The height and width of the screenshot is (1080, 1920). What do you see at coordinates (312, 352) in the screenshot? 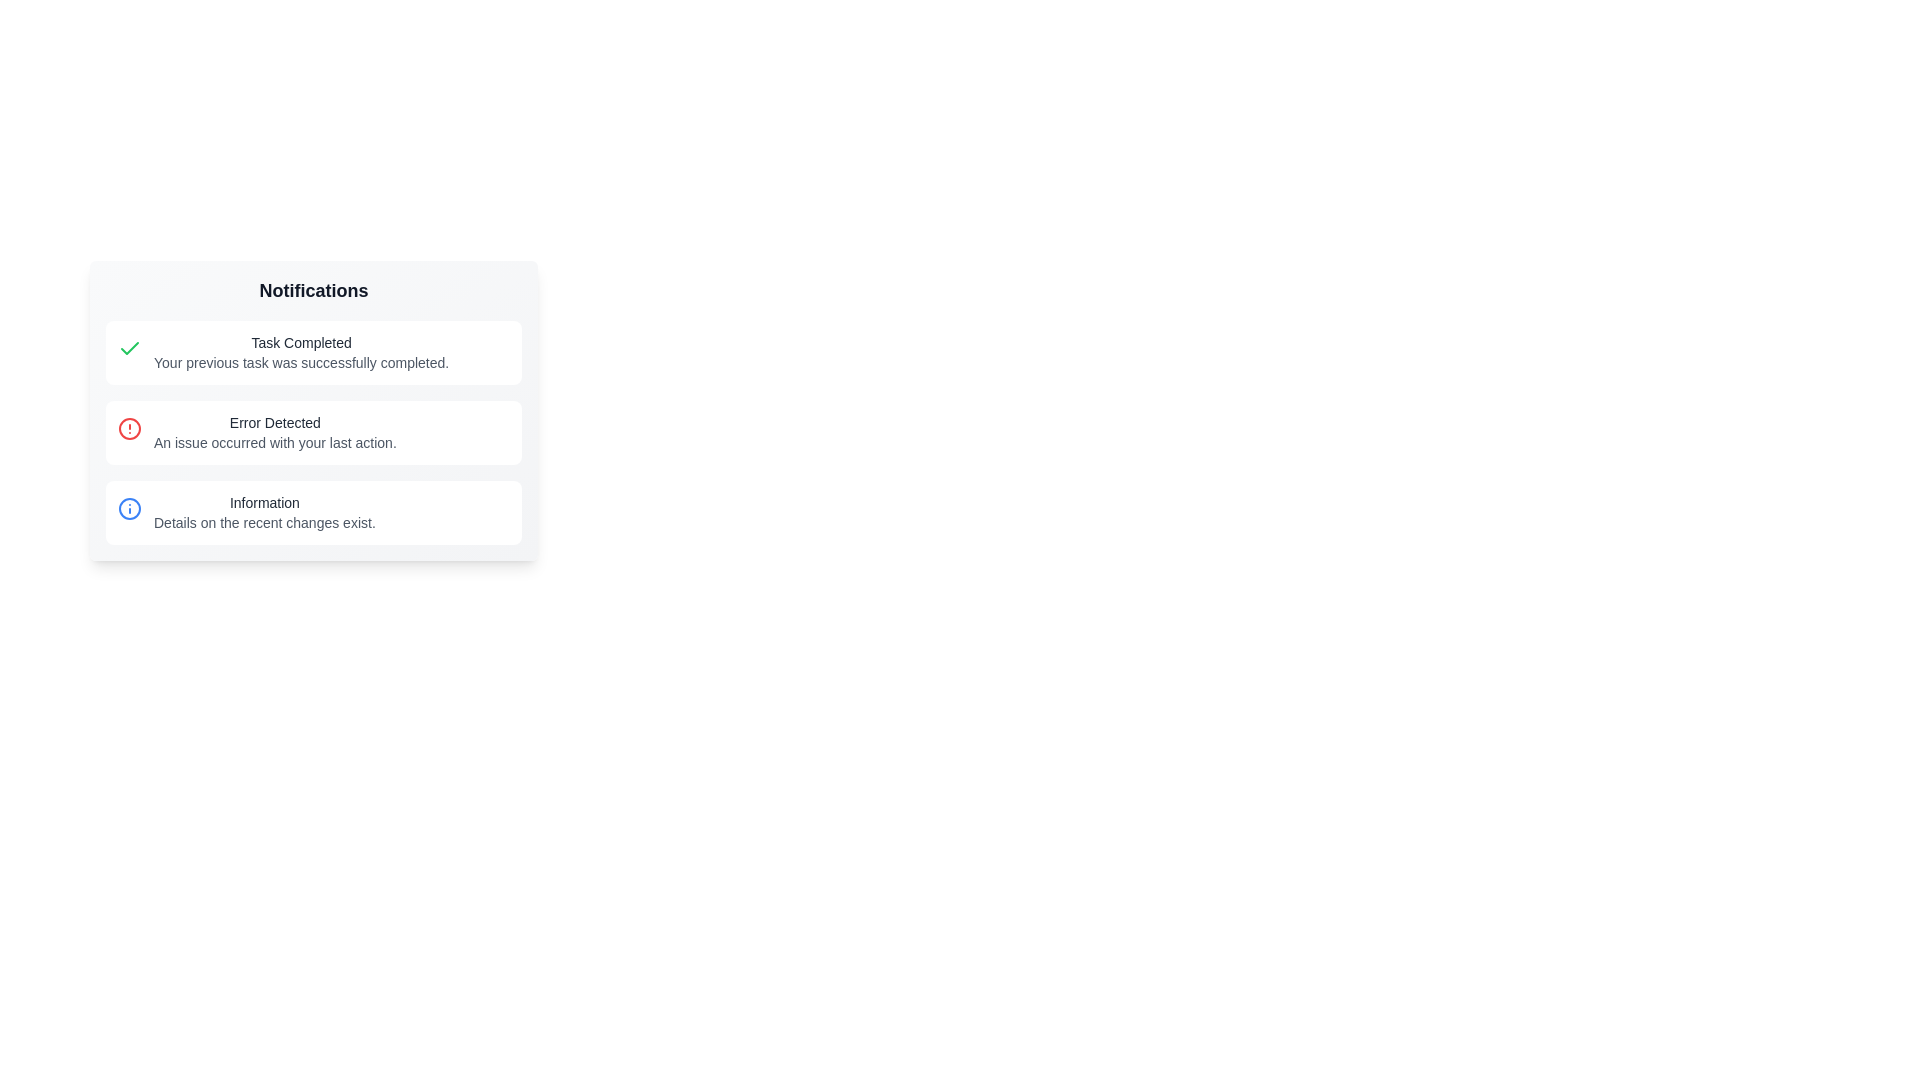
I see `the Notification Card that informs the user of the successful completion of their previous task, which is the first entry in the notifications list` at bounding box center [312, 352].